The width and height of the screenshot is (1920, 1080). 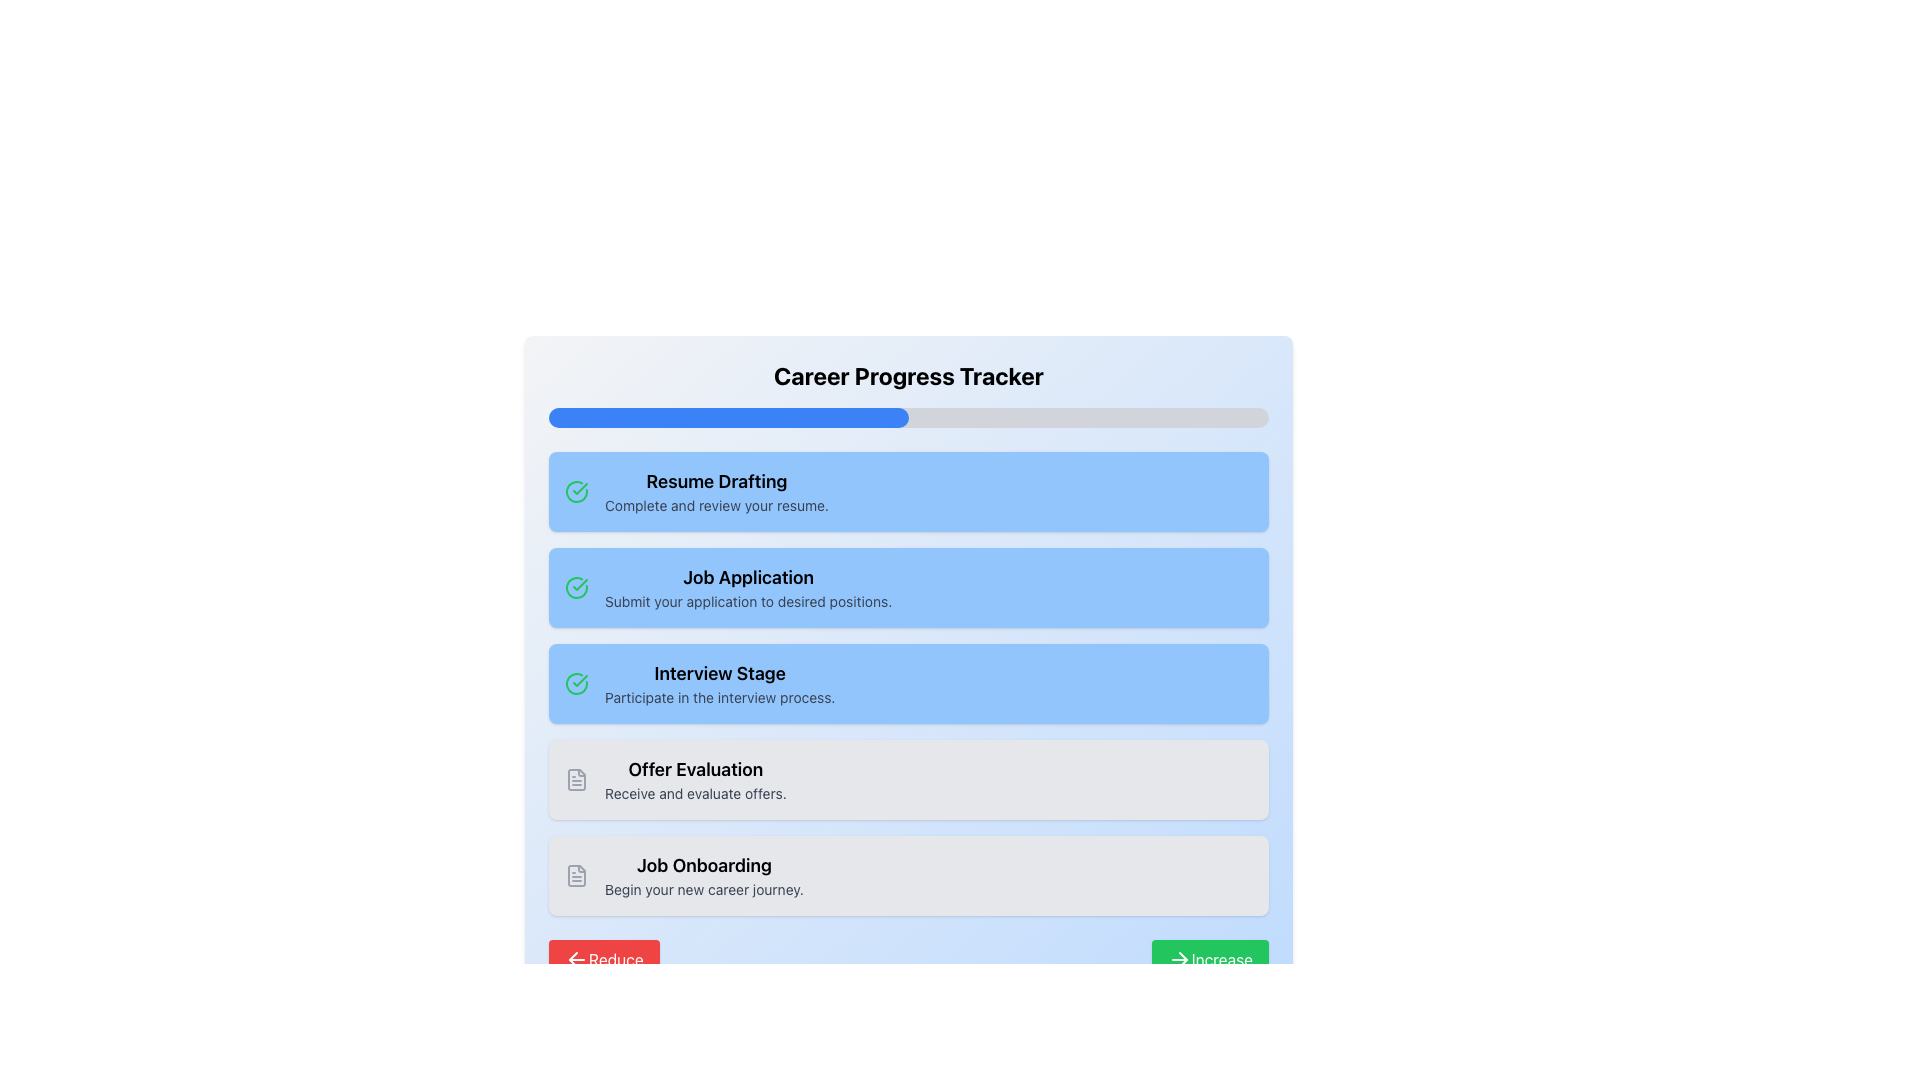 I want to click on information from the informational card labeled 'Job Application', which is the second item in a vertically stacked list with a blue background, so click(x=907, y=586).